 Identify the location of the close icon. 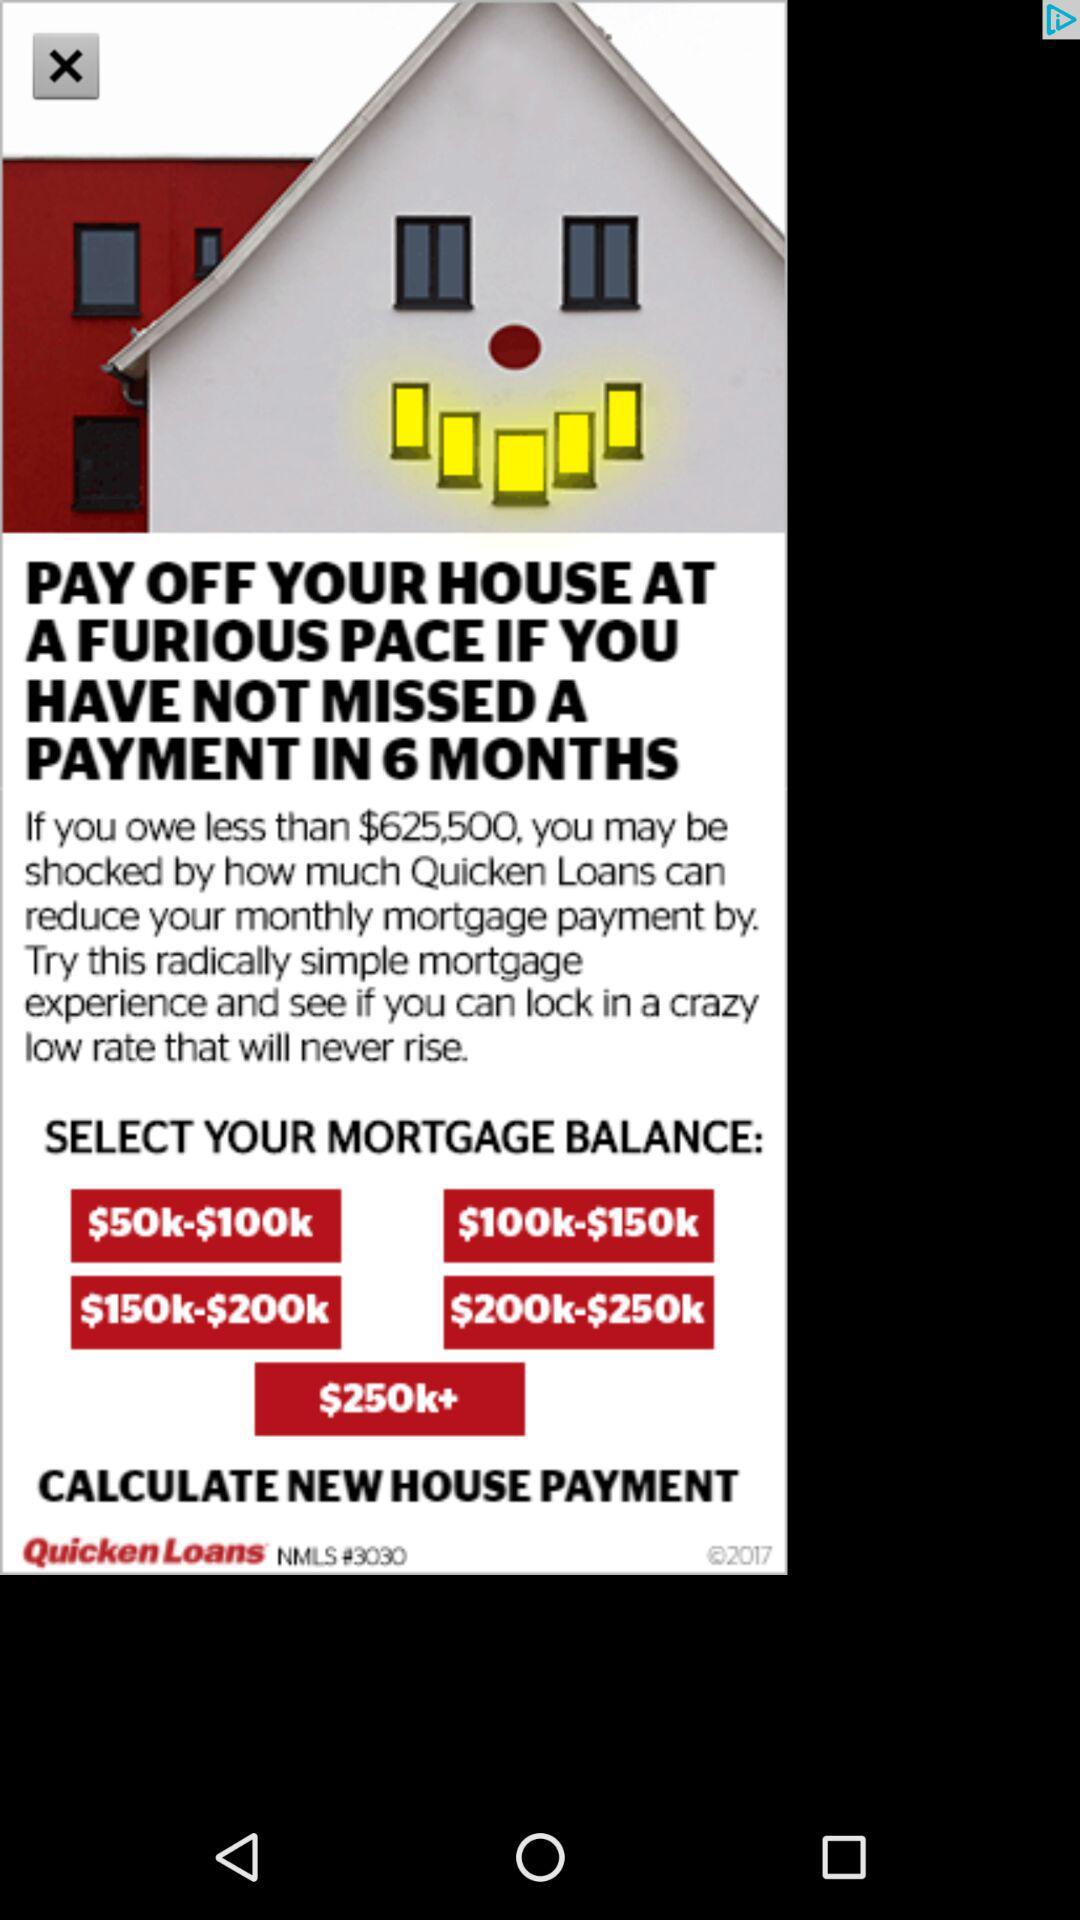
(64, 70).